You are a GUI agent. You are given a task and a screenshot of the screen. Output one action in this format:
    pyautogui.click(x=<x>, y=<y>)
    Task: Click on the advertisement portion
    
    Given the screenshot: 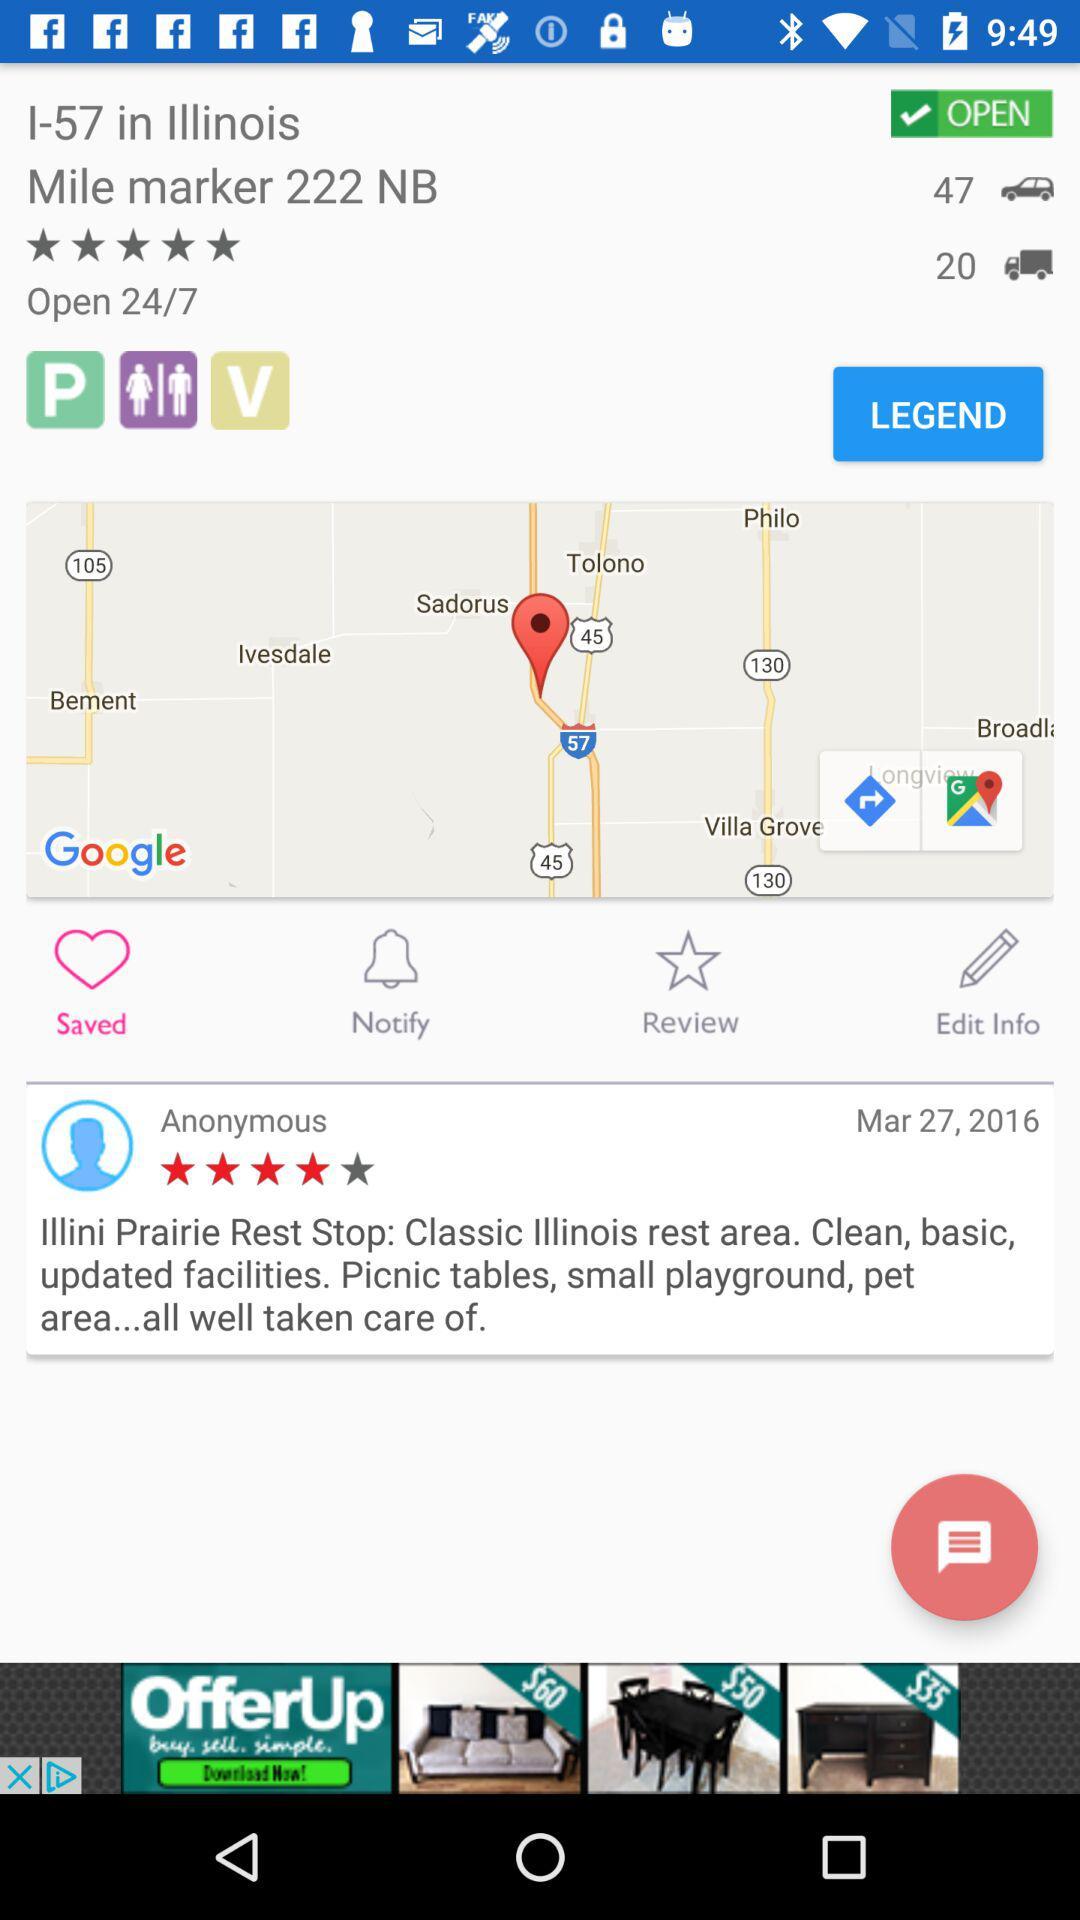 What is the action you would take?
    pyautogui.click(x=540, y=1727)
    